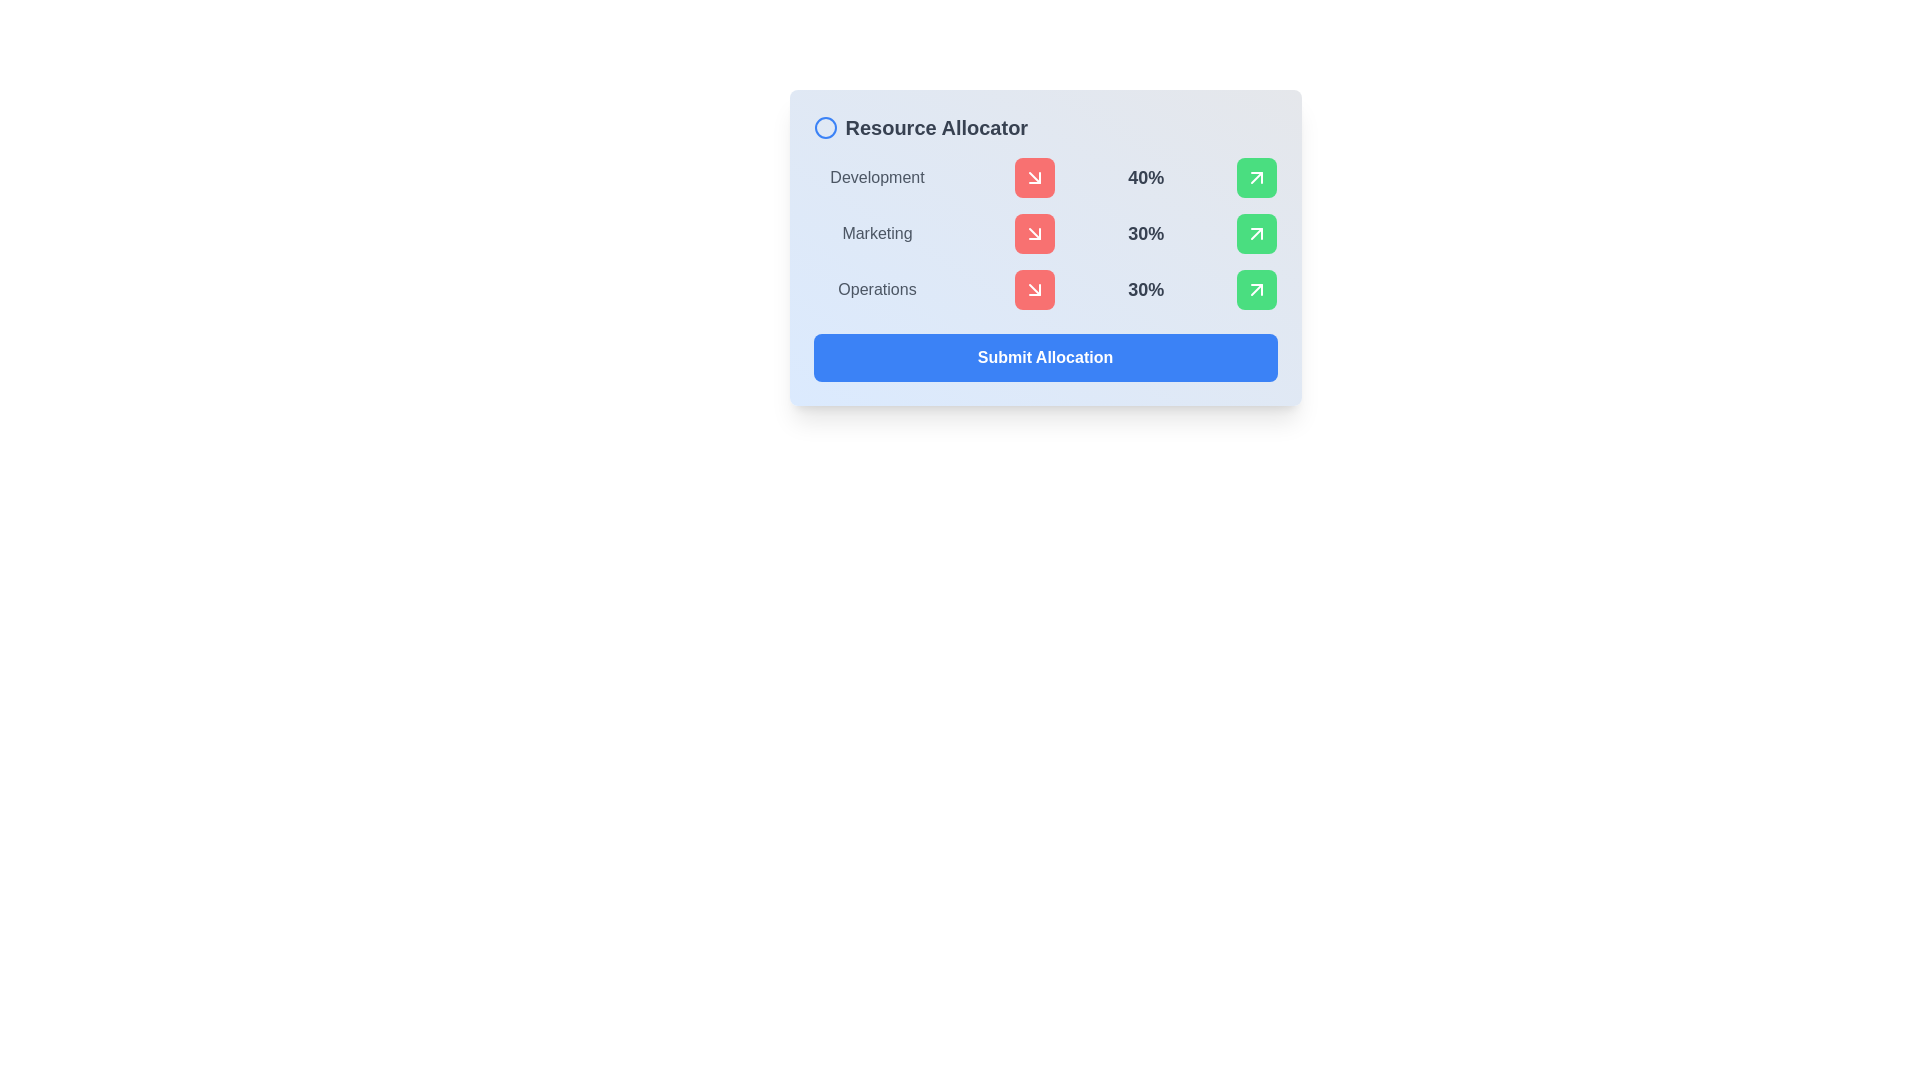 This screenshot has width=1920, height=1080. What do you see at coordinates (1256, 176) in the screenshot?
I see `the small rounded rectangular button with a green background and a white arrow pointing diagonally upwards to the right, located at the far right in the 'Development' row` at bounding box center [1256, 176].